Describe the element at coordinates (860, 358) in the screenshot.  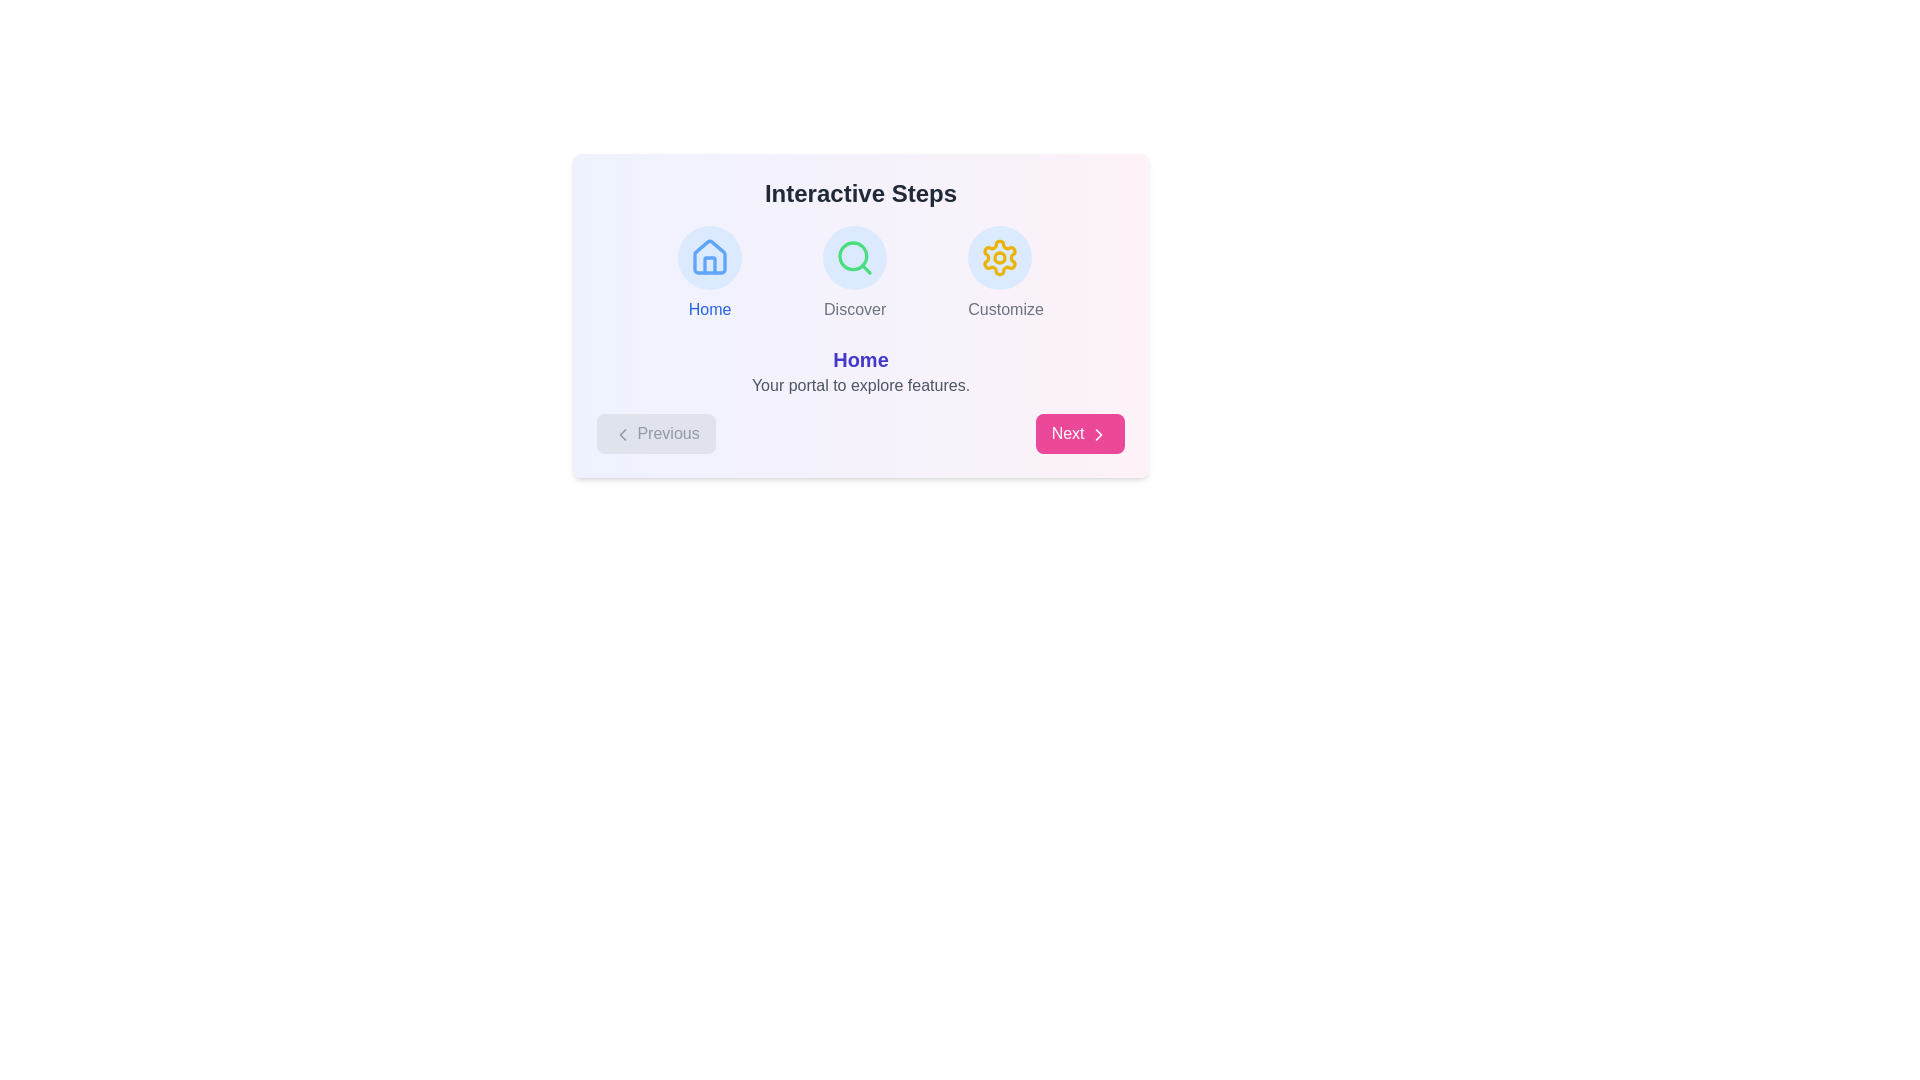
I see `the Text label that indicates the current step or section in the navigation process, which is positioned above 'Your portal` at that location.